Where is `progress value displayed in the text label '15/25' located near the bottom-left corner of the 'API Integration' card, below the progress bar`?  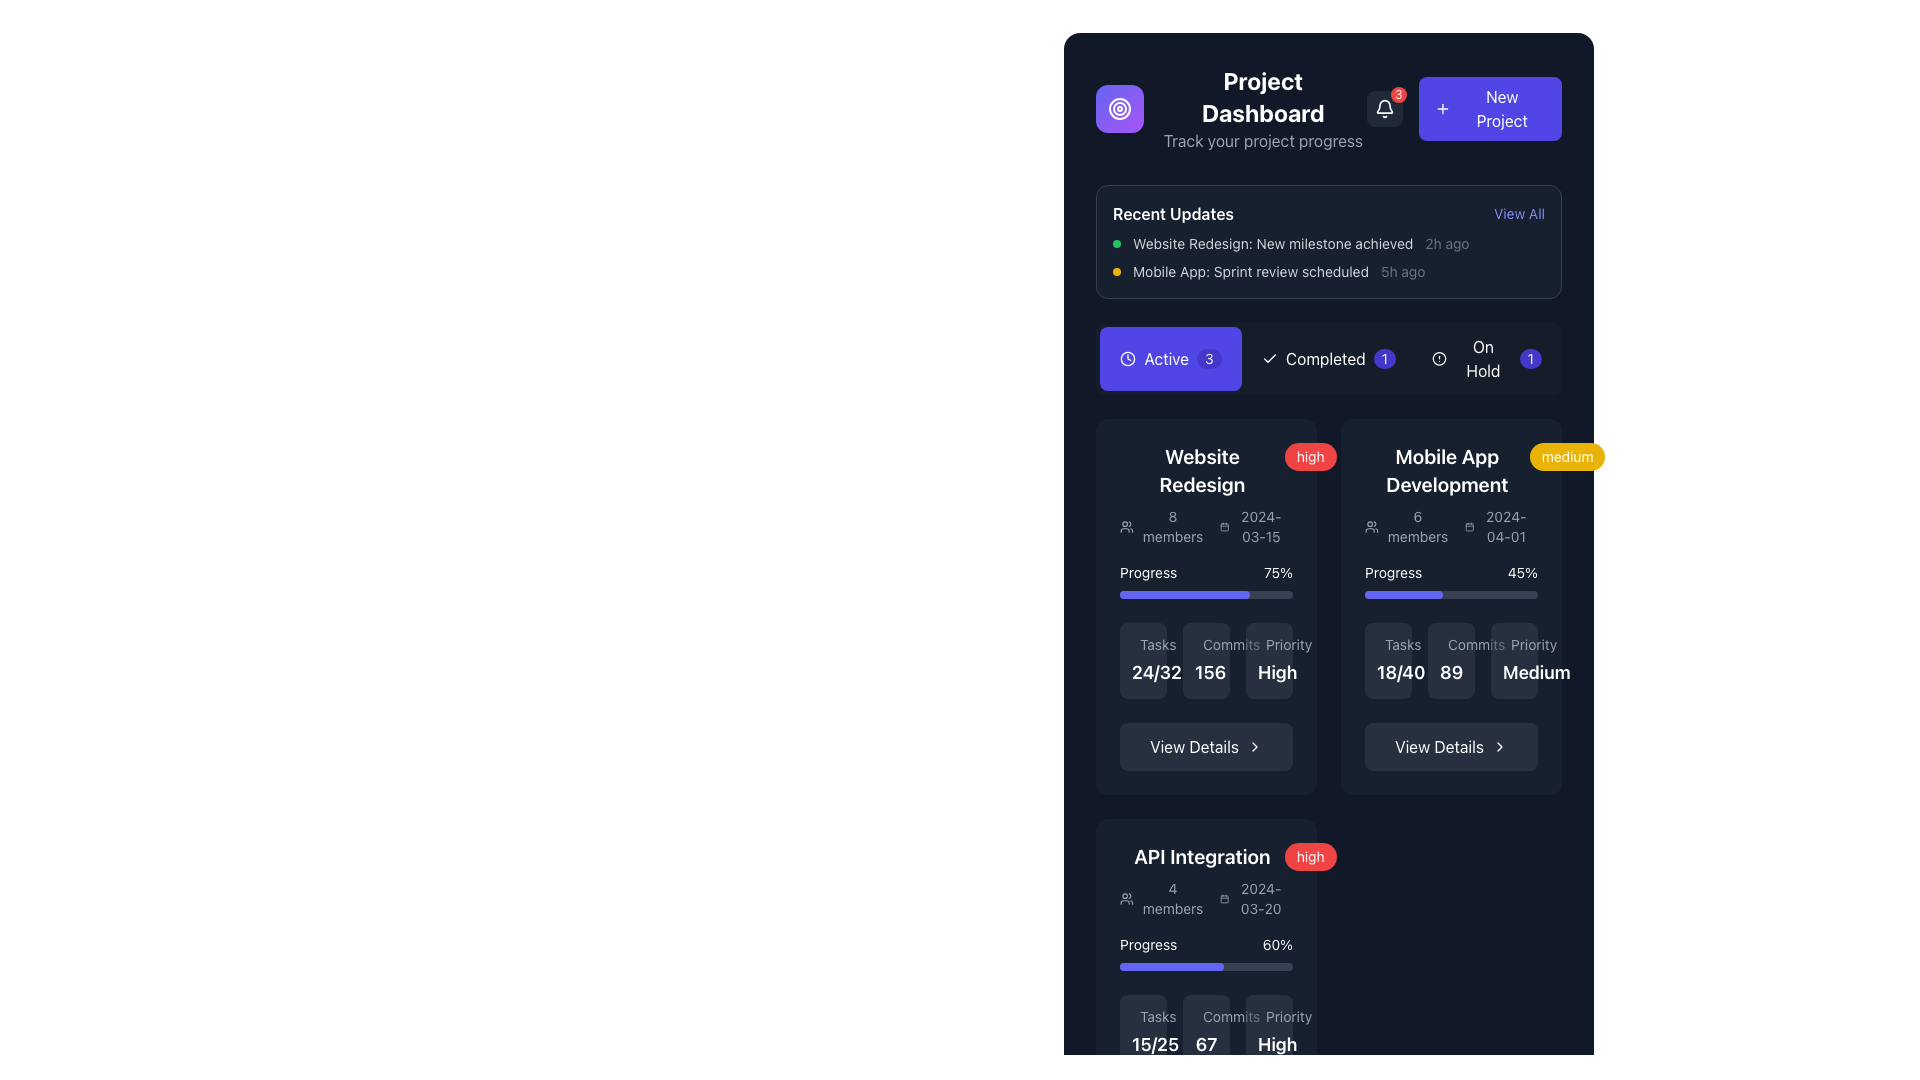 progress value displayed in the text label '15/25' located near the bottom-left corner of the 'API Integration' card, below the progress bar is located at coordinates (1143, 1033).